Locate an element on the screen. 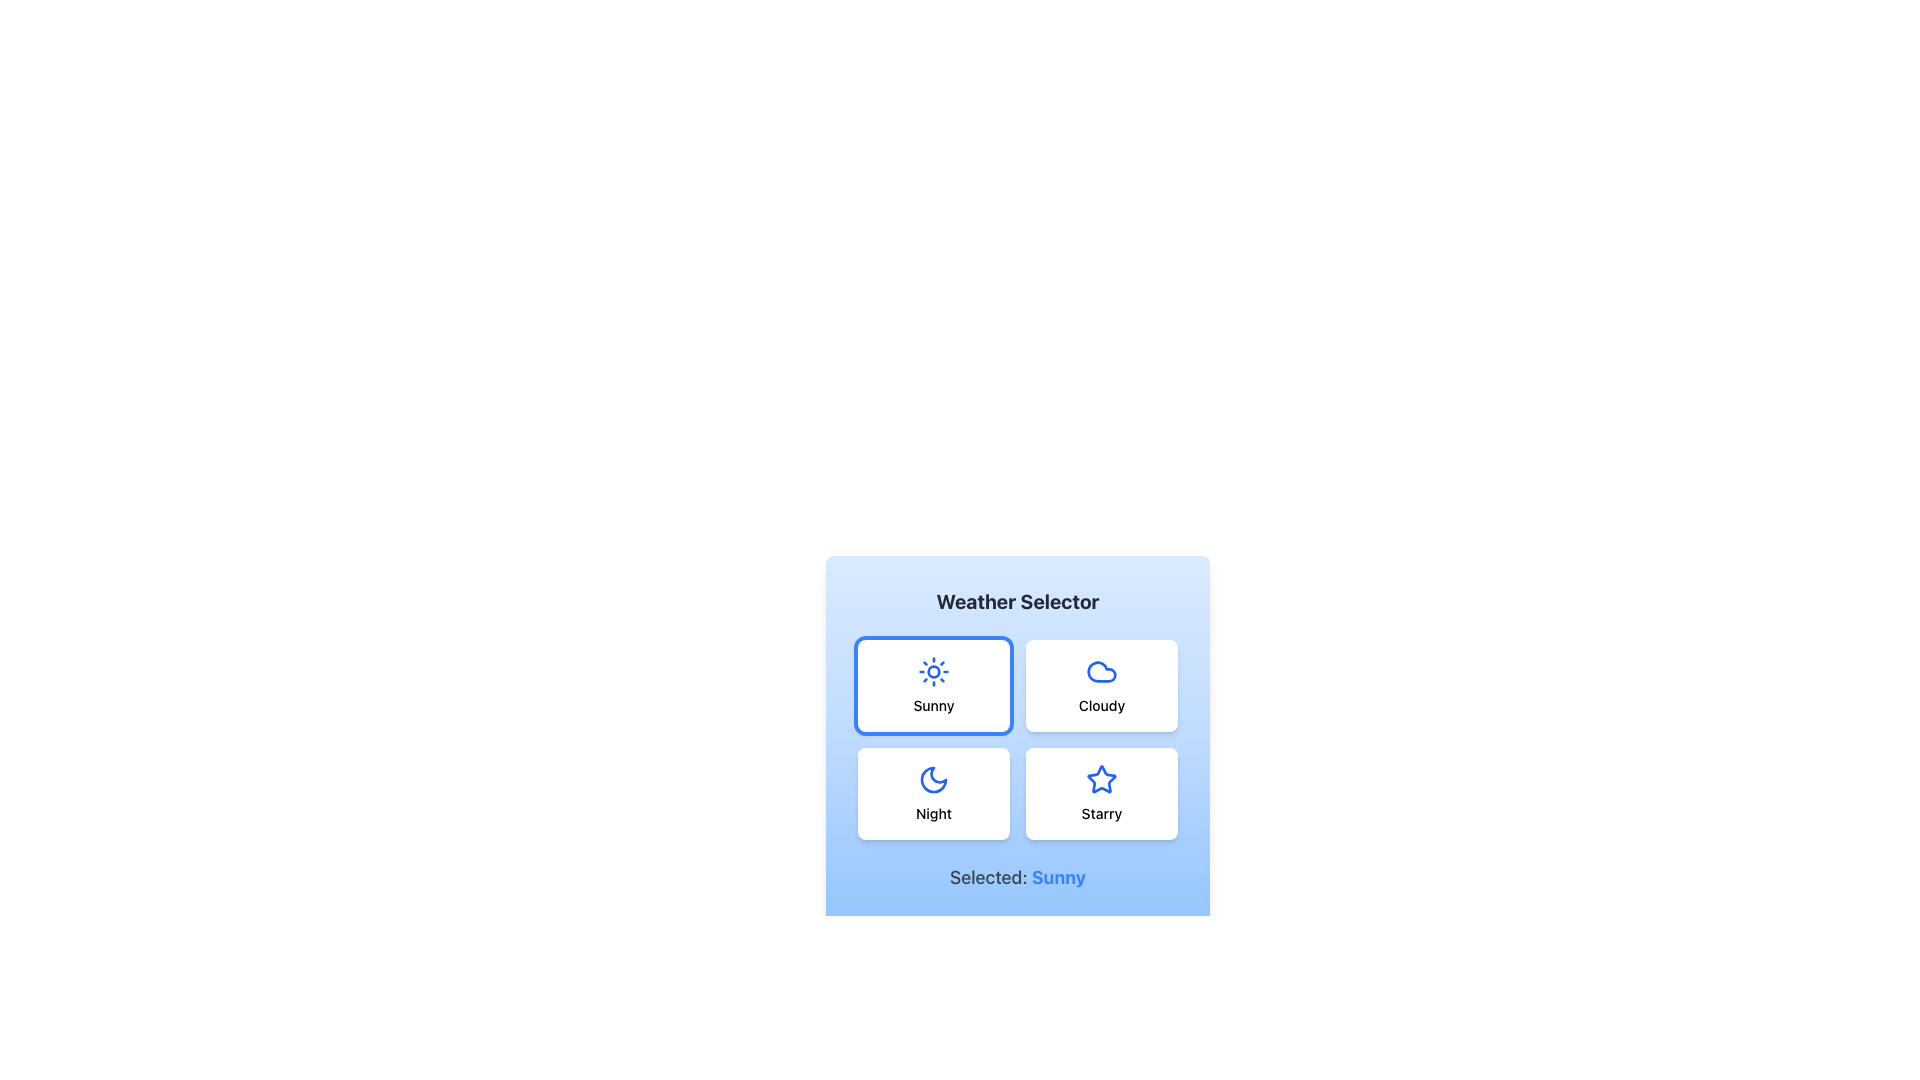  the text element displaying the current weather condition, which shows 'Sunny' within the sentence 'Selected: Sunny' at the bottom of the weather selection panel is located at coordinates (1057, 876).